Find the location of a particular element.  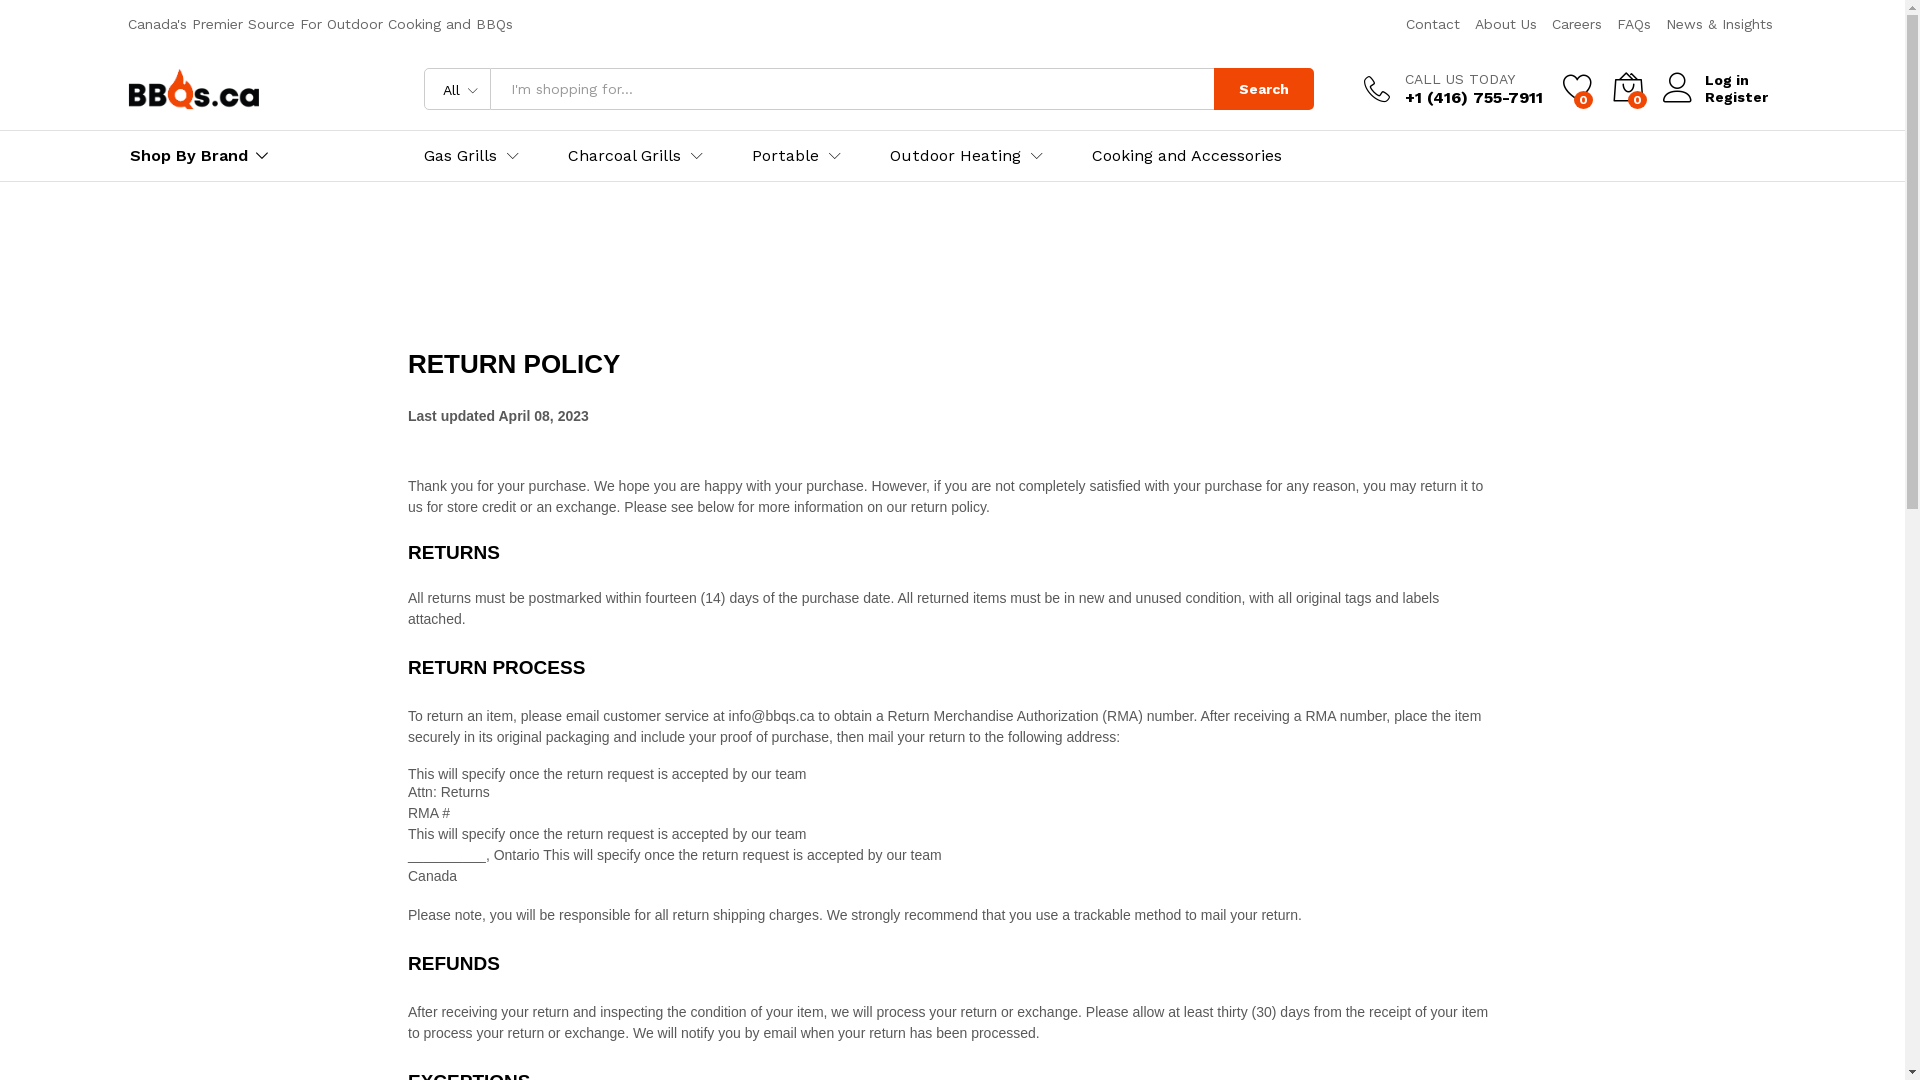

'CALL US TODAY is located at coordinates (1453, 87).